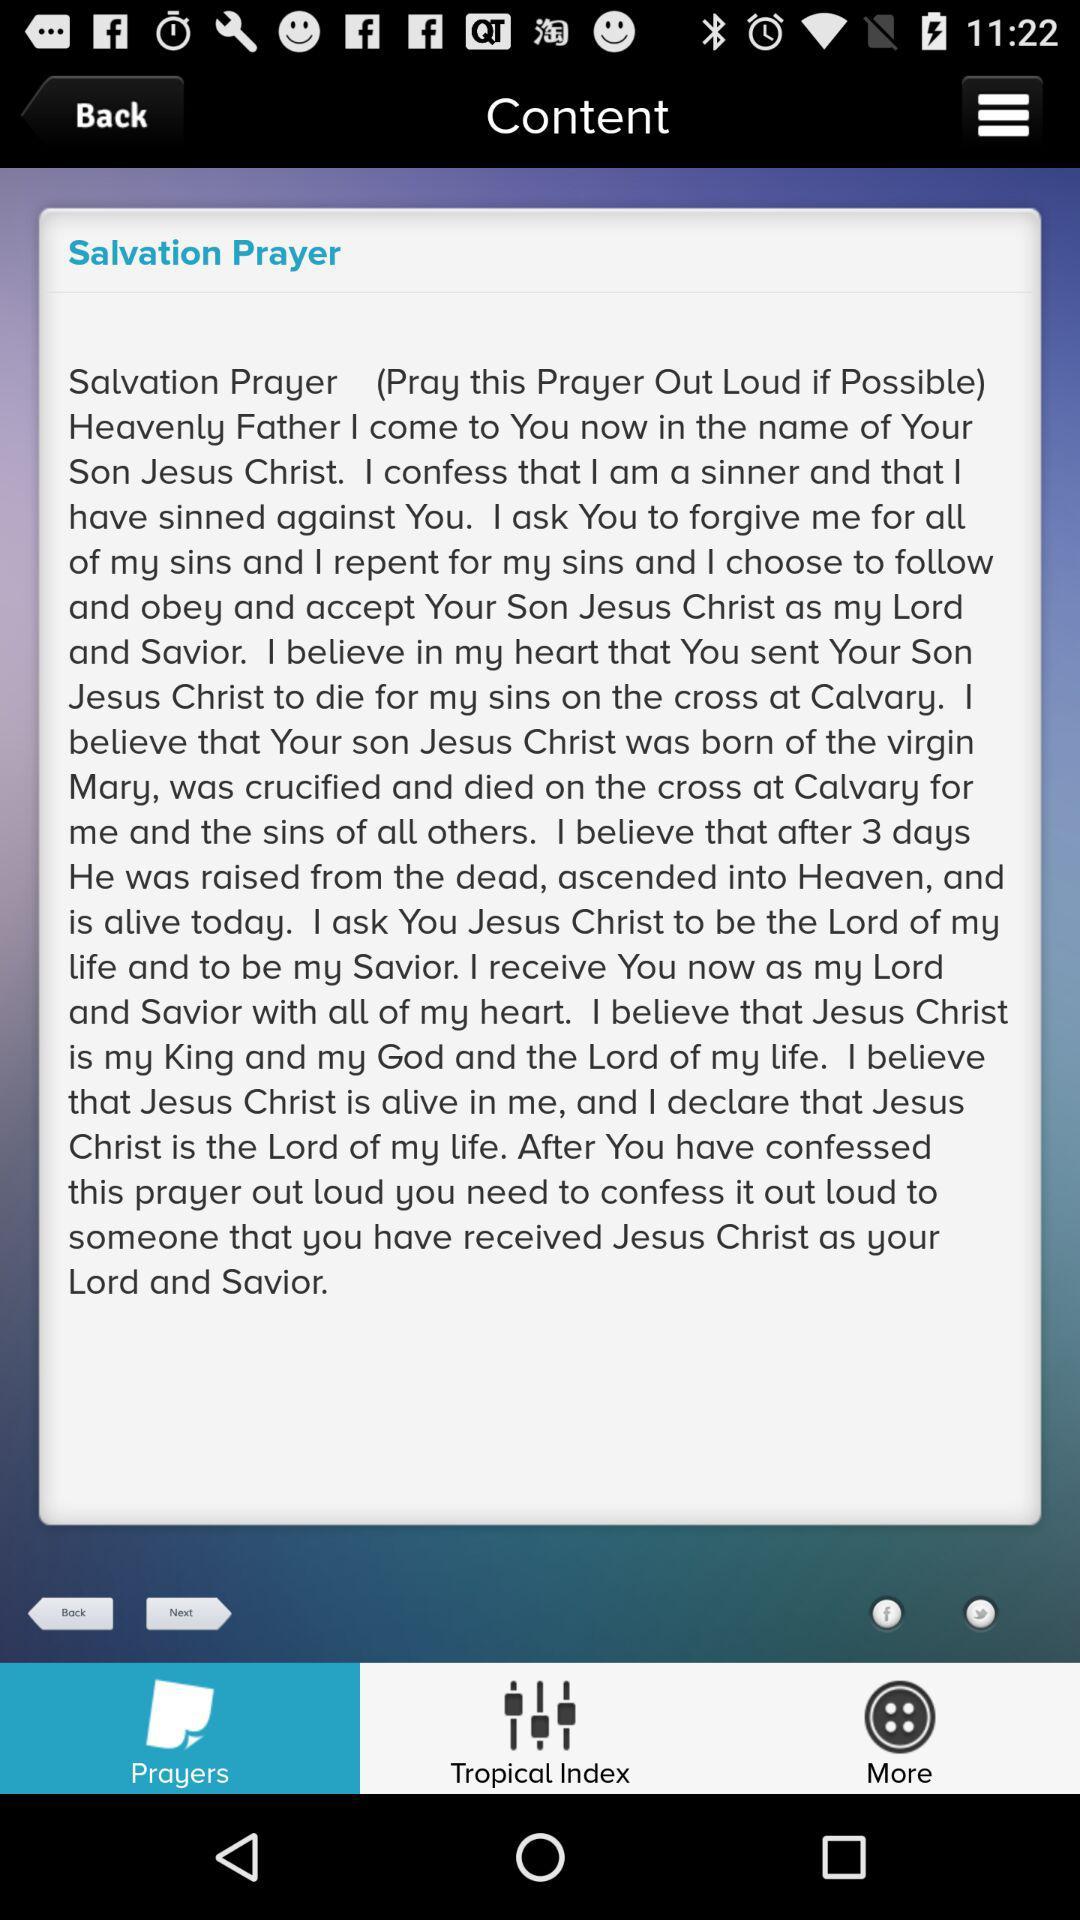 The height and width of the screenshot is (1920, 1080). I want to click on the item at the top right corner, so click(1002, 114).